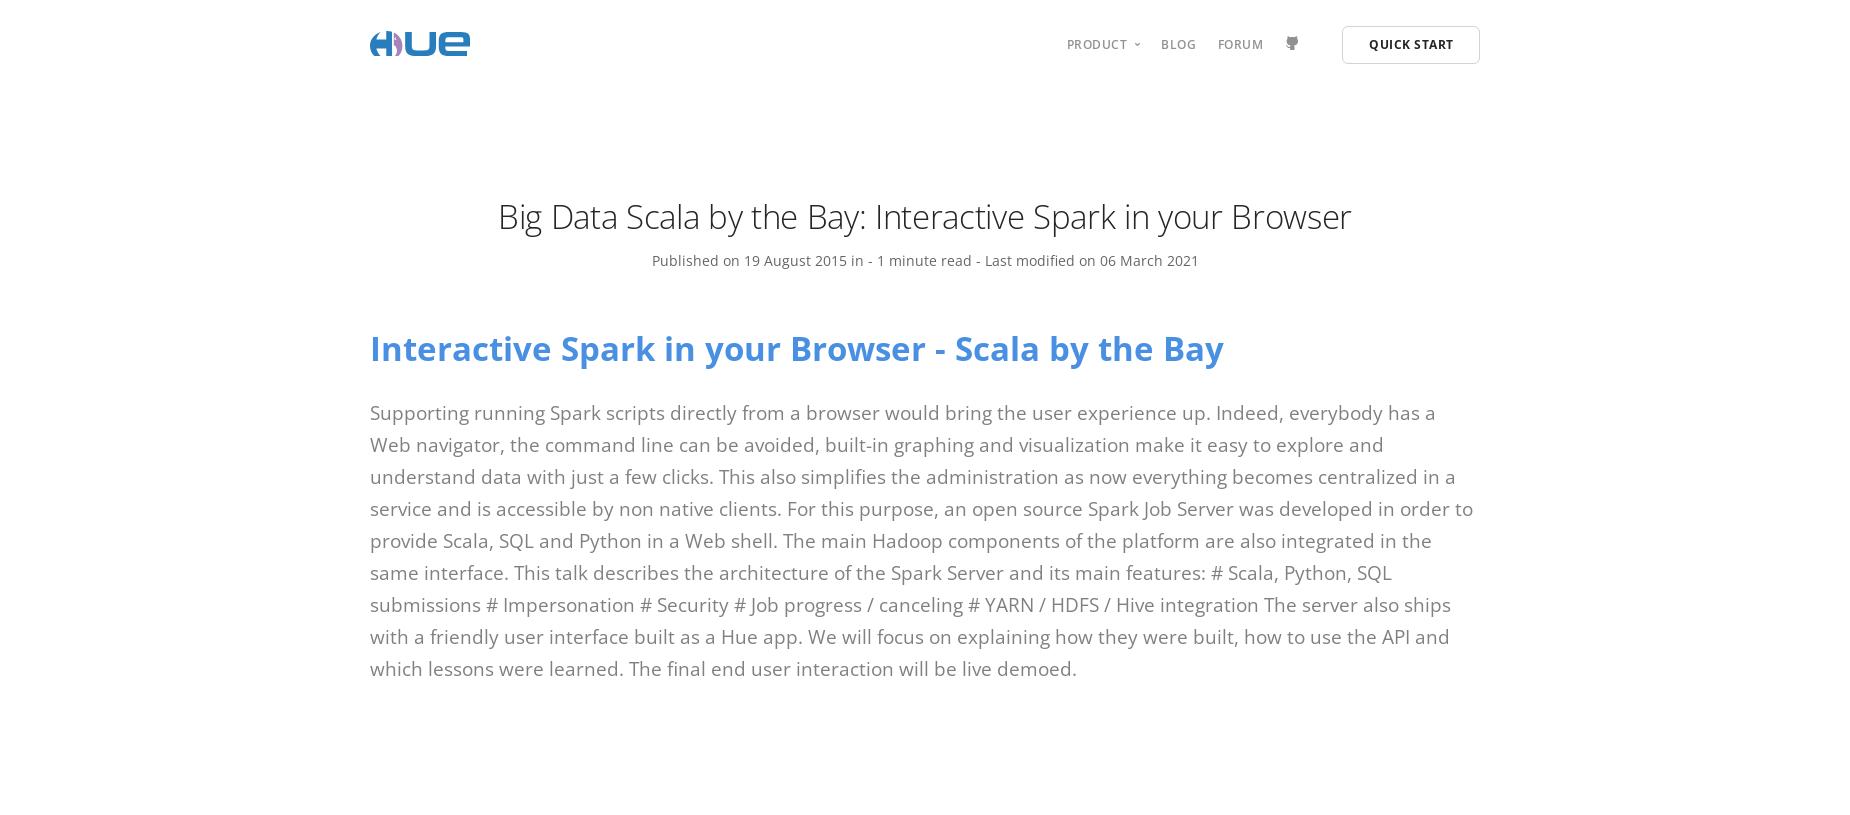 The height and width of the screenshot is (815, 1850). I want to click on 'Blog', so click(1177, 42).